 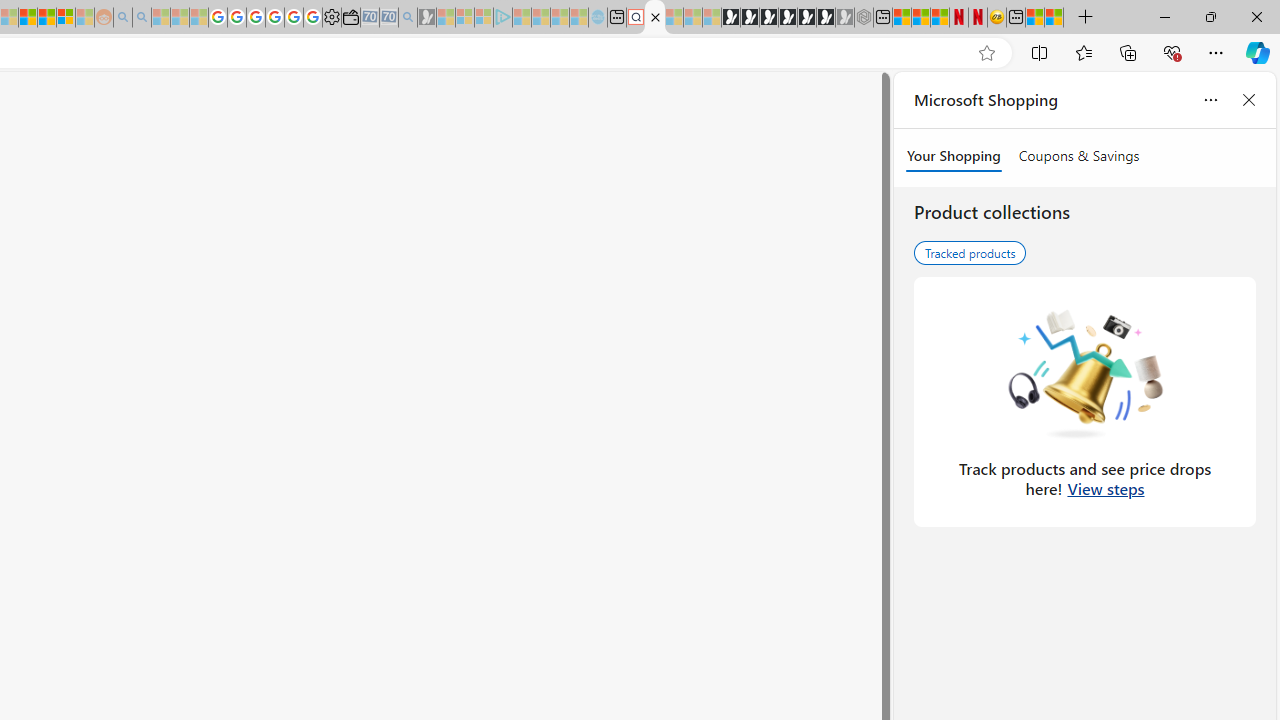 What do you see at coordinates (768, 17) in the screenshot?
I see `'Play Cave FRVR in your browser | Games from Microsoft Start'` at bounding box center [768, 17].